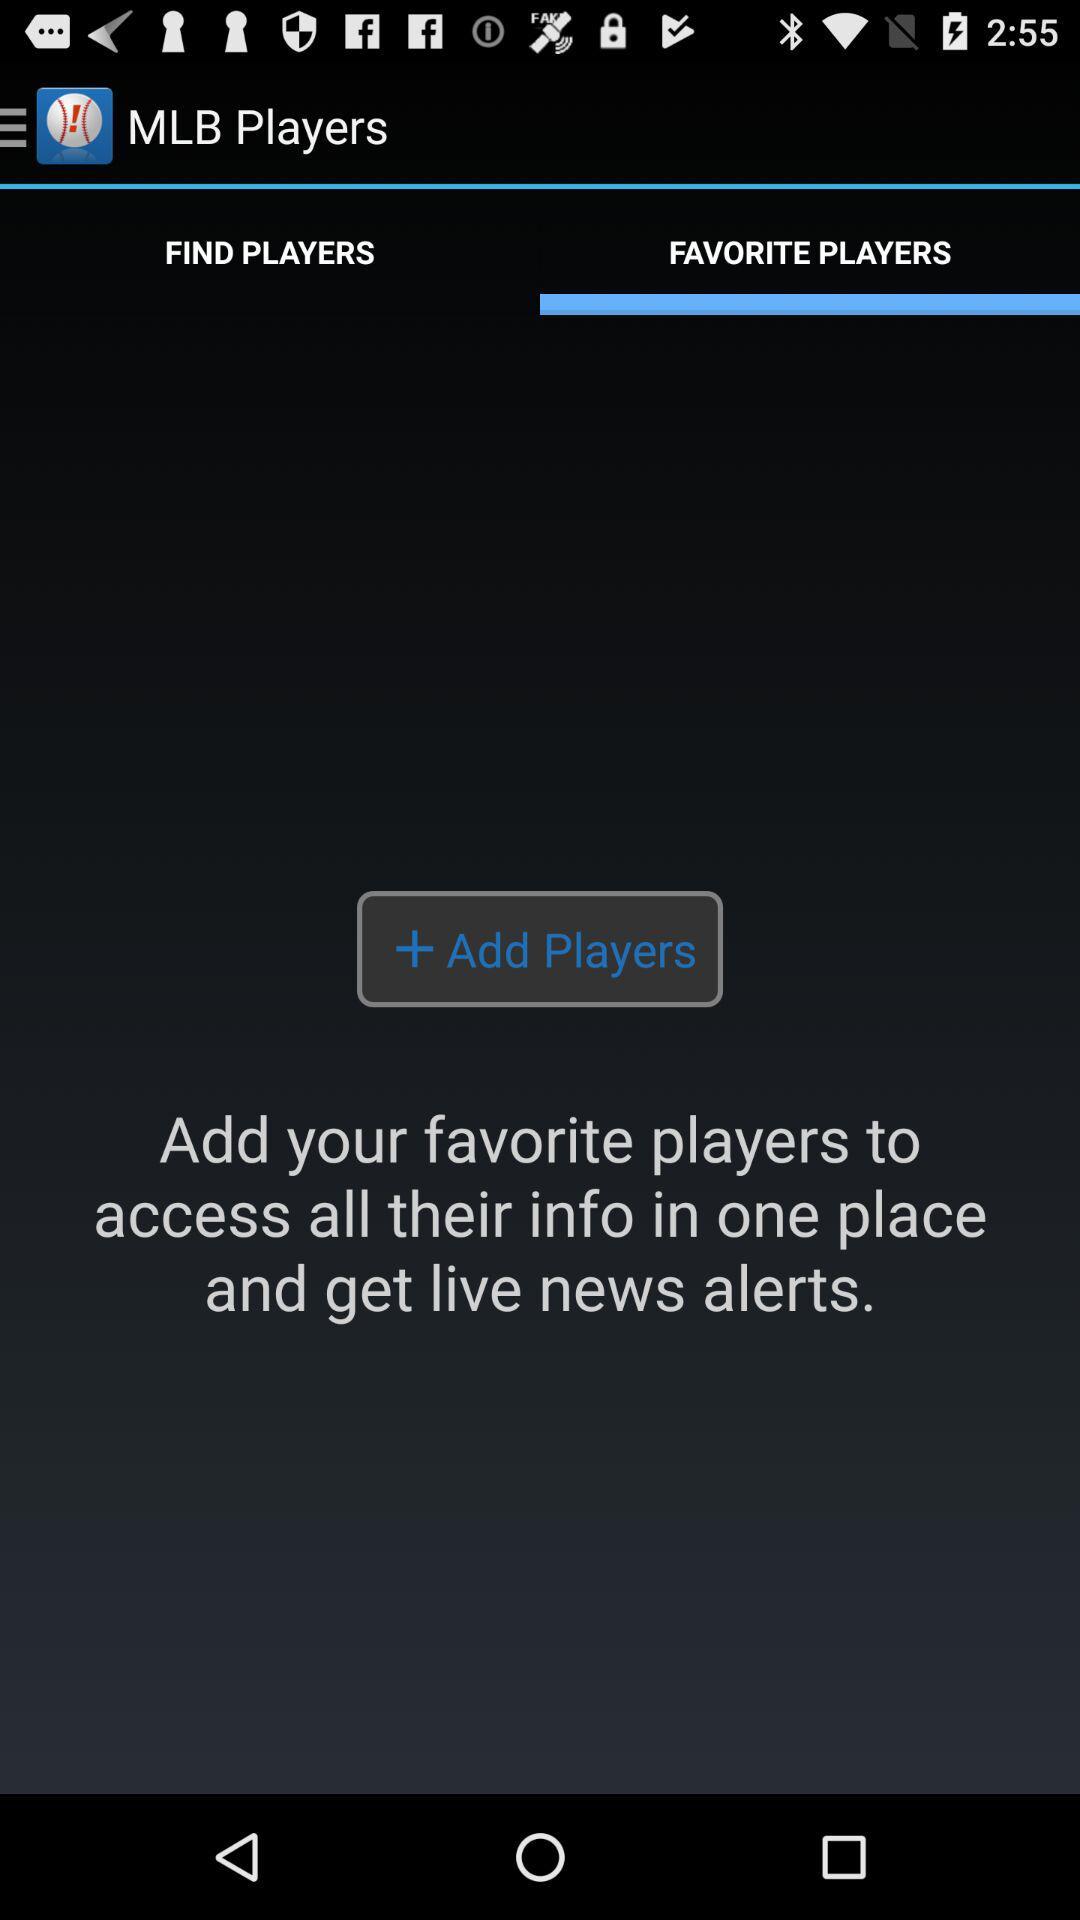  Describe the element at coordinates (270, 251) in the screenshot. I see `the app next to the favorite players icon` at that location.